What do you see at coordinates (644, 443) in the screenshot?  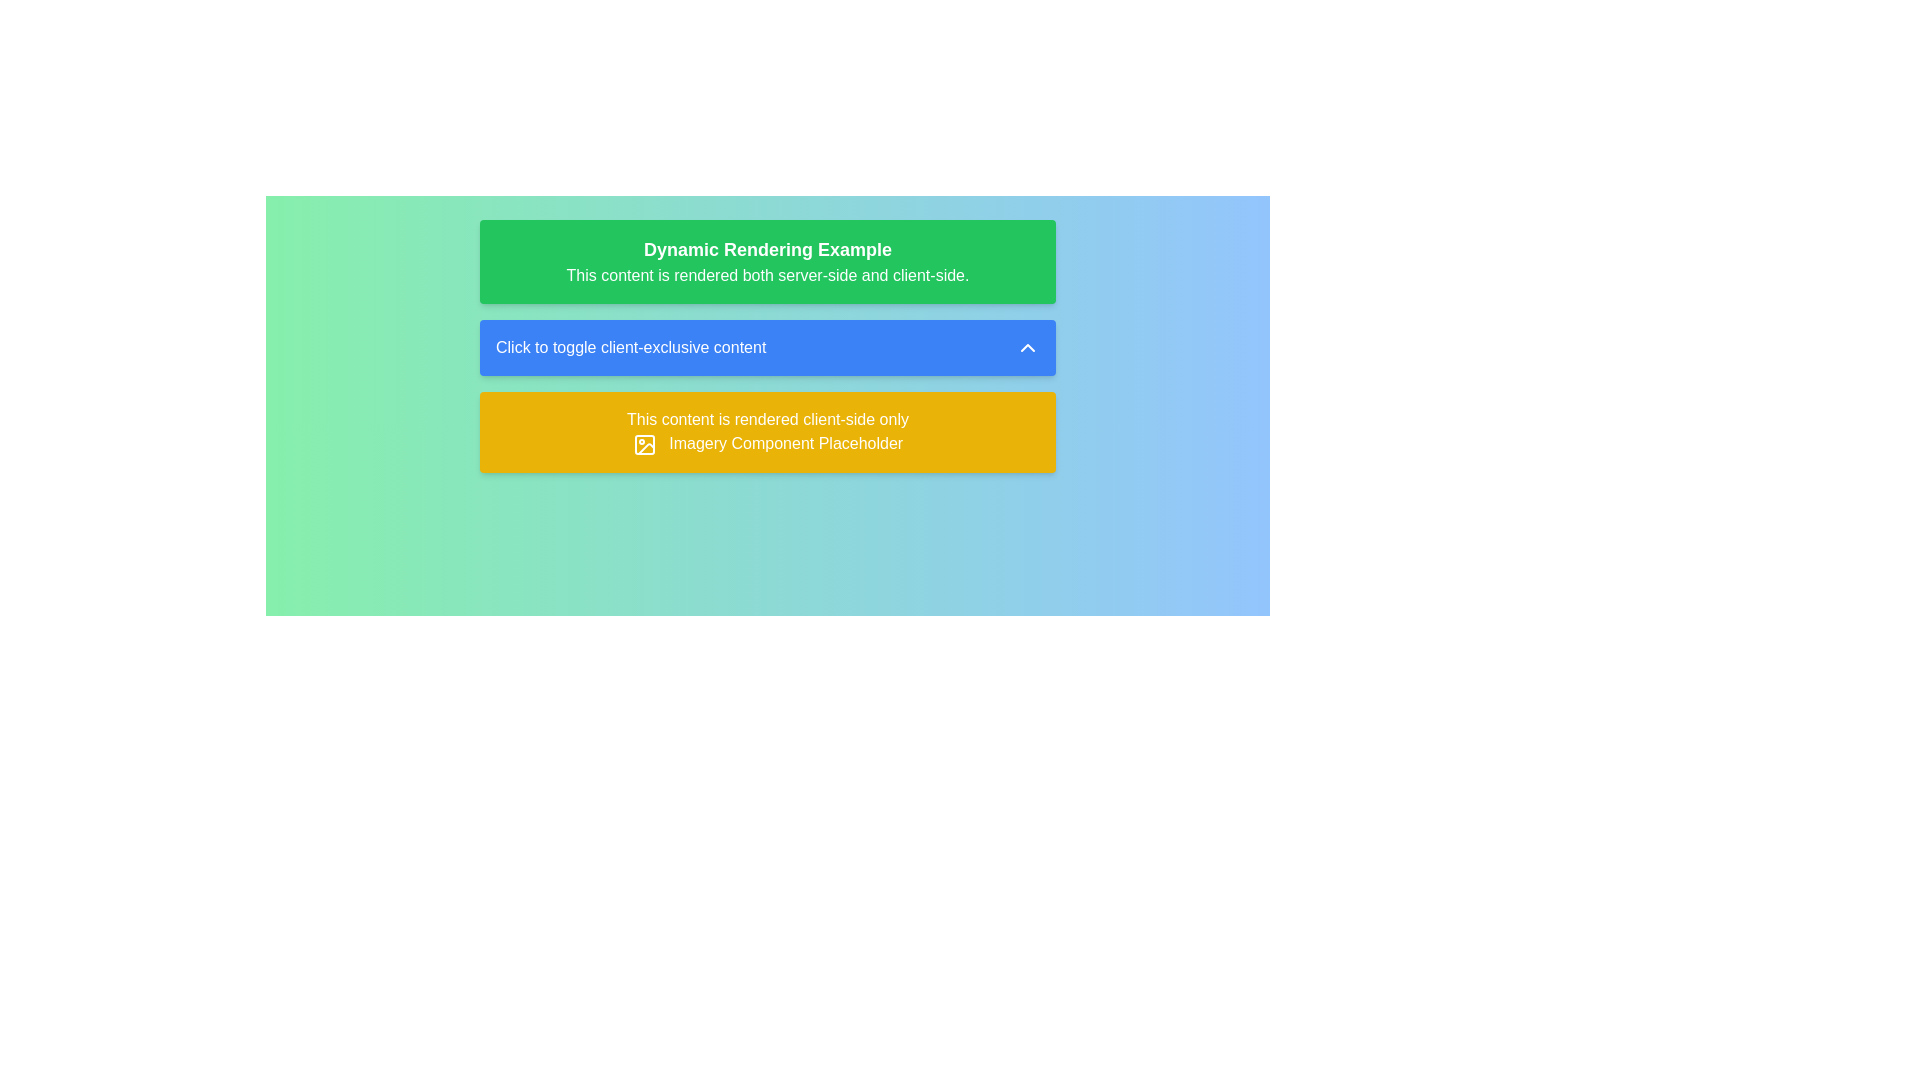 I see `the placeholder role of the icon resembling an image or picture frame, which is located inside the yellow section labeled 'This content is rendered client-side only', near the text 'Imagery Component Placeholder'` at bounding box center [644, 443].